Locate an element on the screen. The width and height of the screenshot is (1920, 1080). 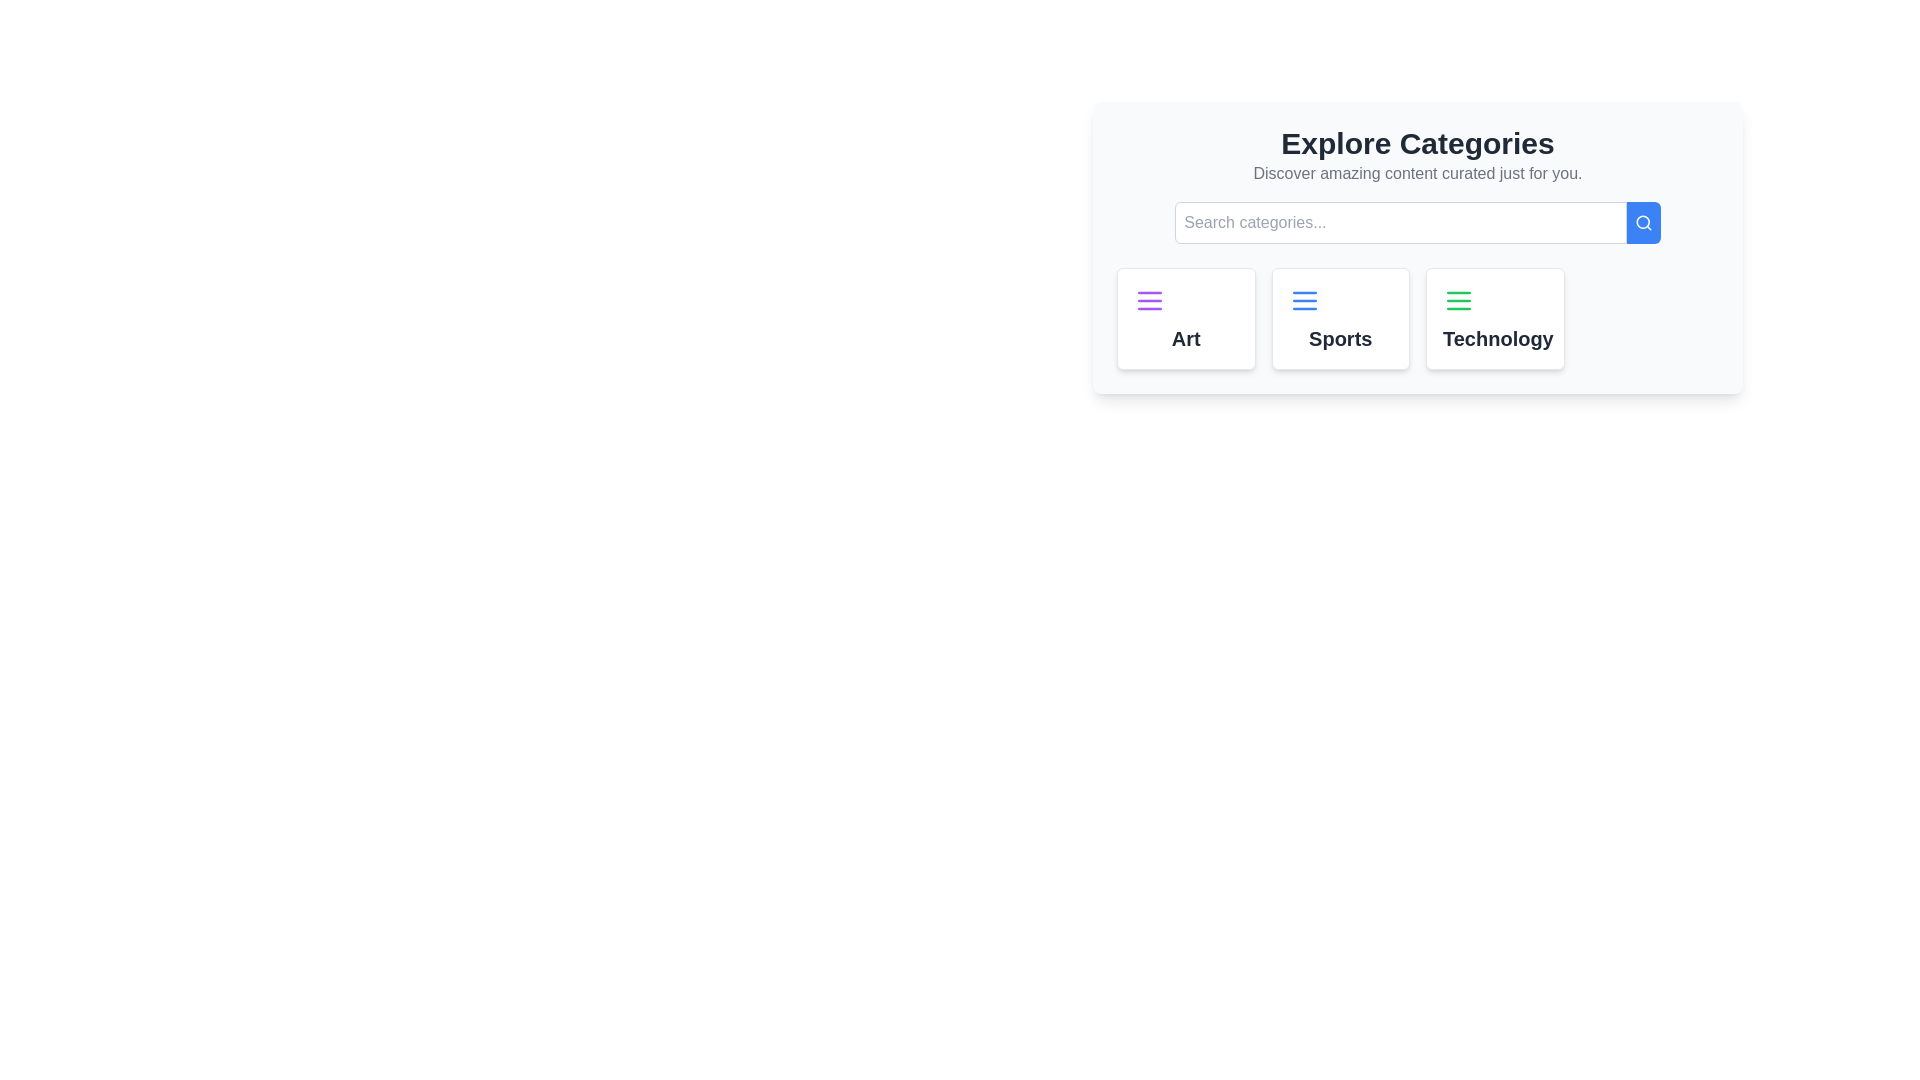
the 'Technology' text label within the rightmost card under the 'Explore Categories' heading is located at coordinates (1495, 338).